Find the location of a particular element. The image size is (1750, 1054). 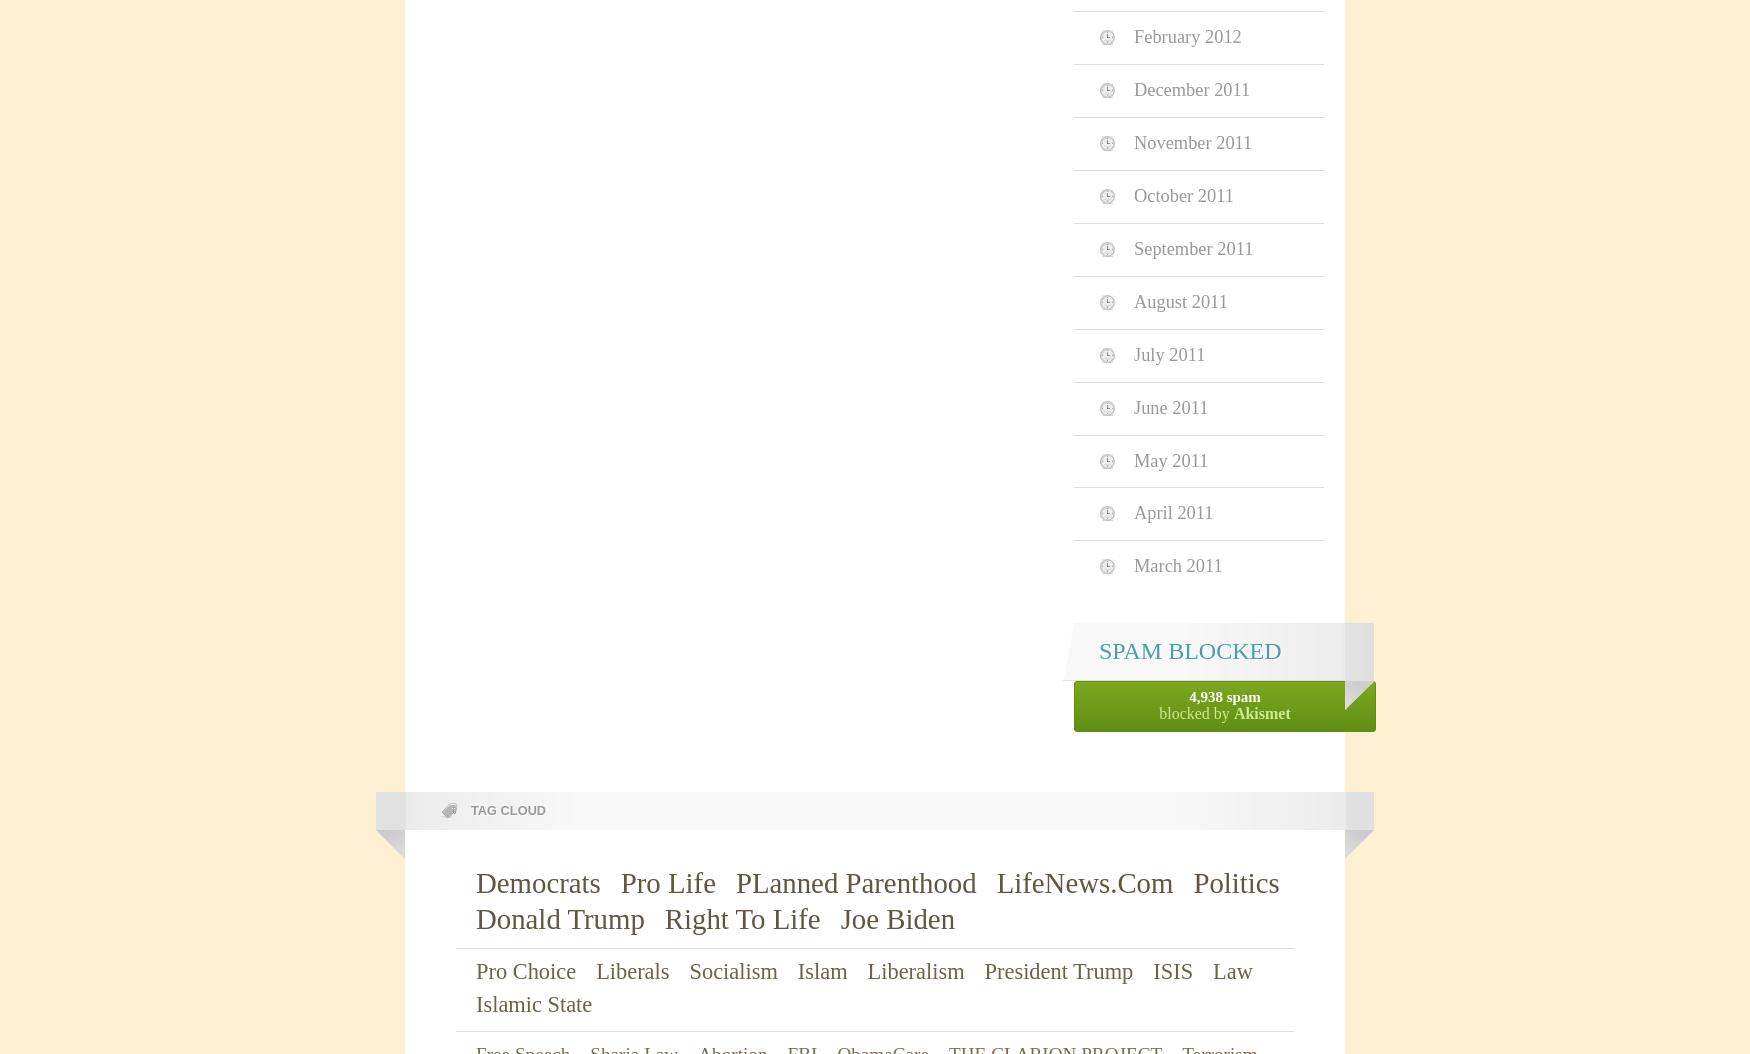

'Islam' is located at coordinates (795, 970).